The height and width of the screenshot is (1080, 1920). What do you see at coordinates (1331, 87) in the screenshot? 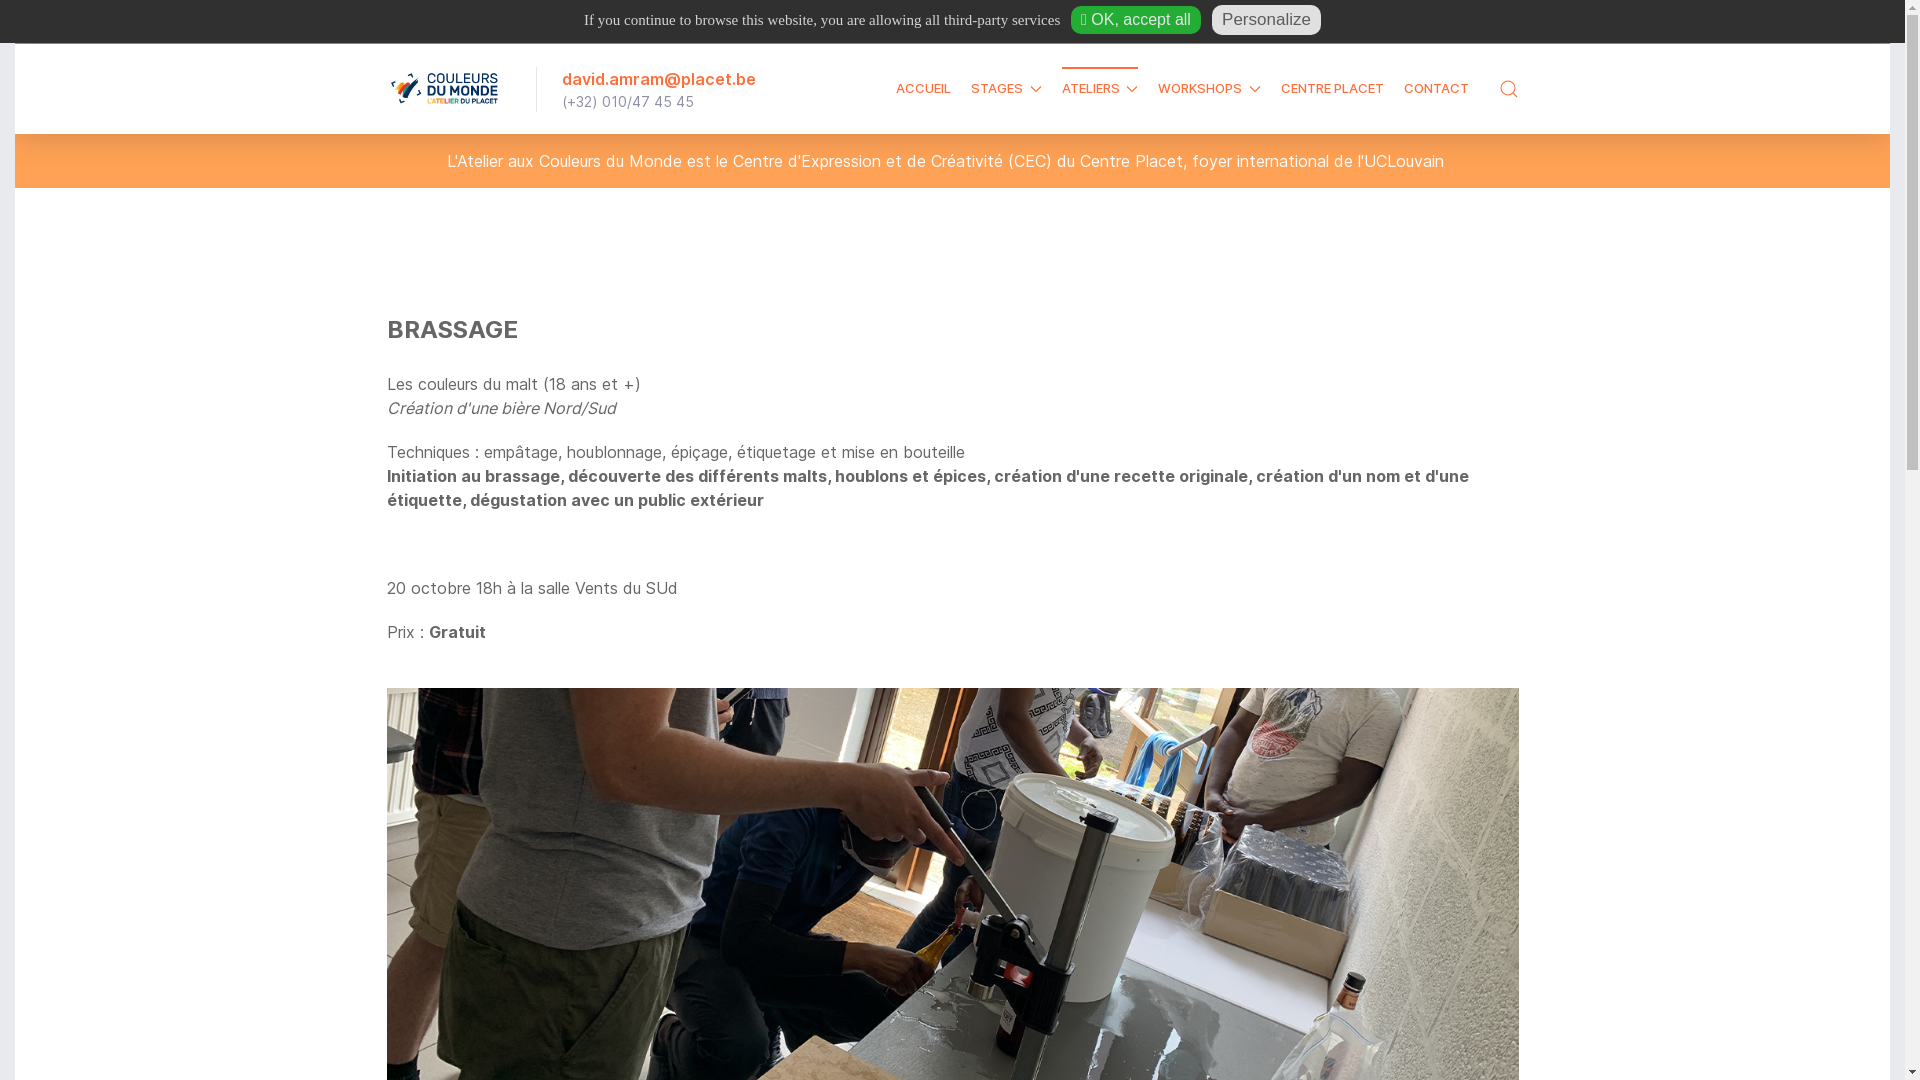
I see `'CENTRE PLACET'` at bounding box center [1331, 87].